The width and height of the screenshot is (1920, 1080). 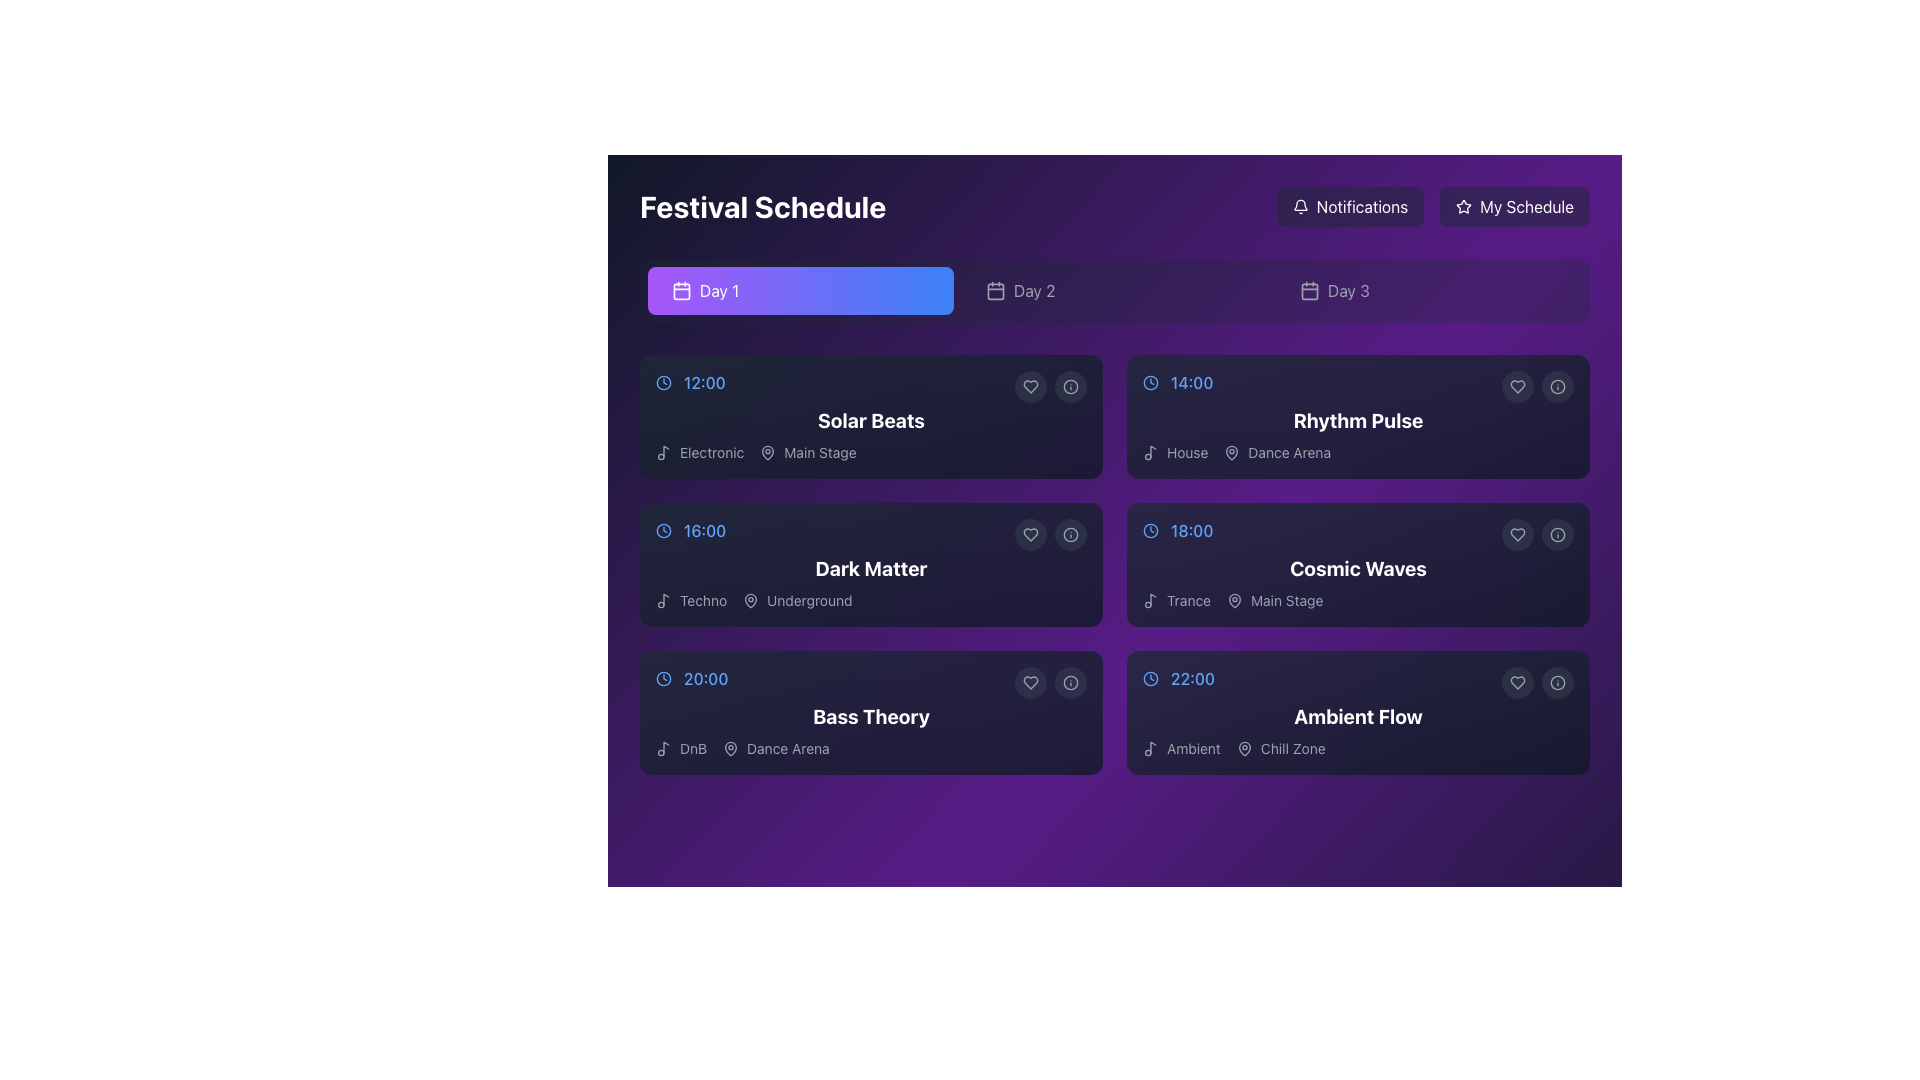 What do you see at coordinates (1069, 534) in the screenshot?
I see `the information icon located at the lower right corner of the 'Dark Matter' event card, adjacent to the heart-shaped favorite icon` at bounding box center [1069, 534].